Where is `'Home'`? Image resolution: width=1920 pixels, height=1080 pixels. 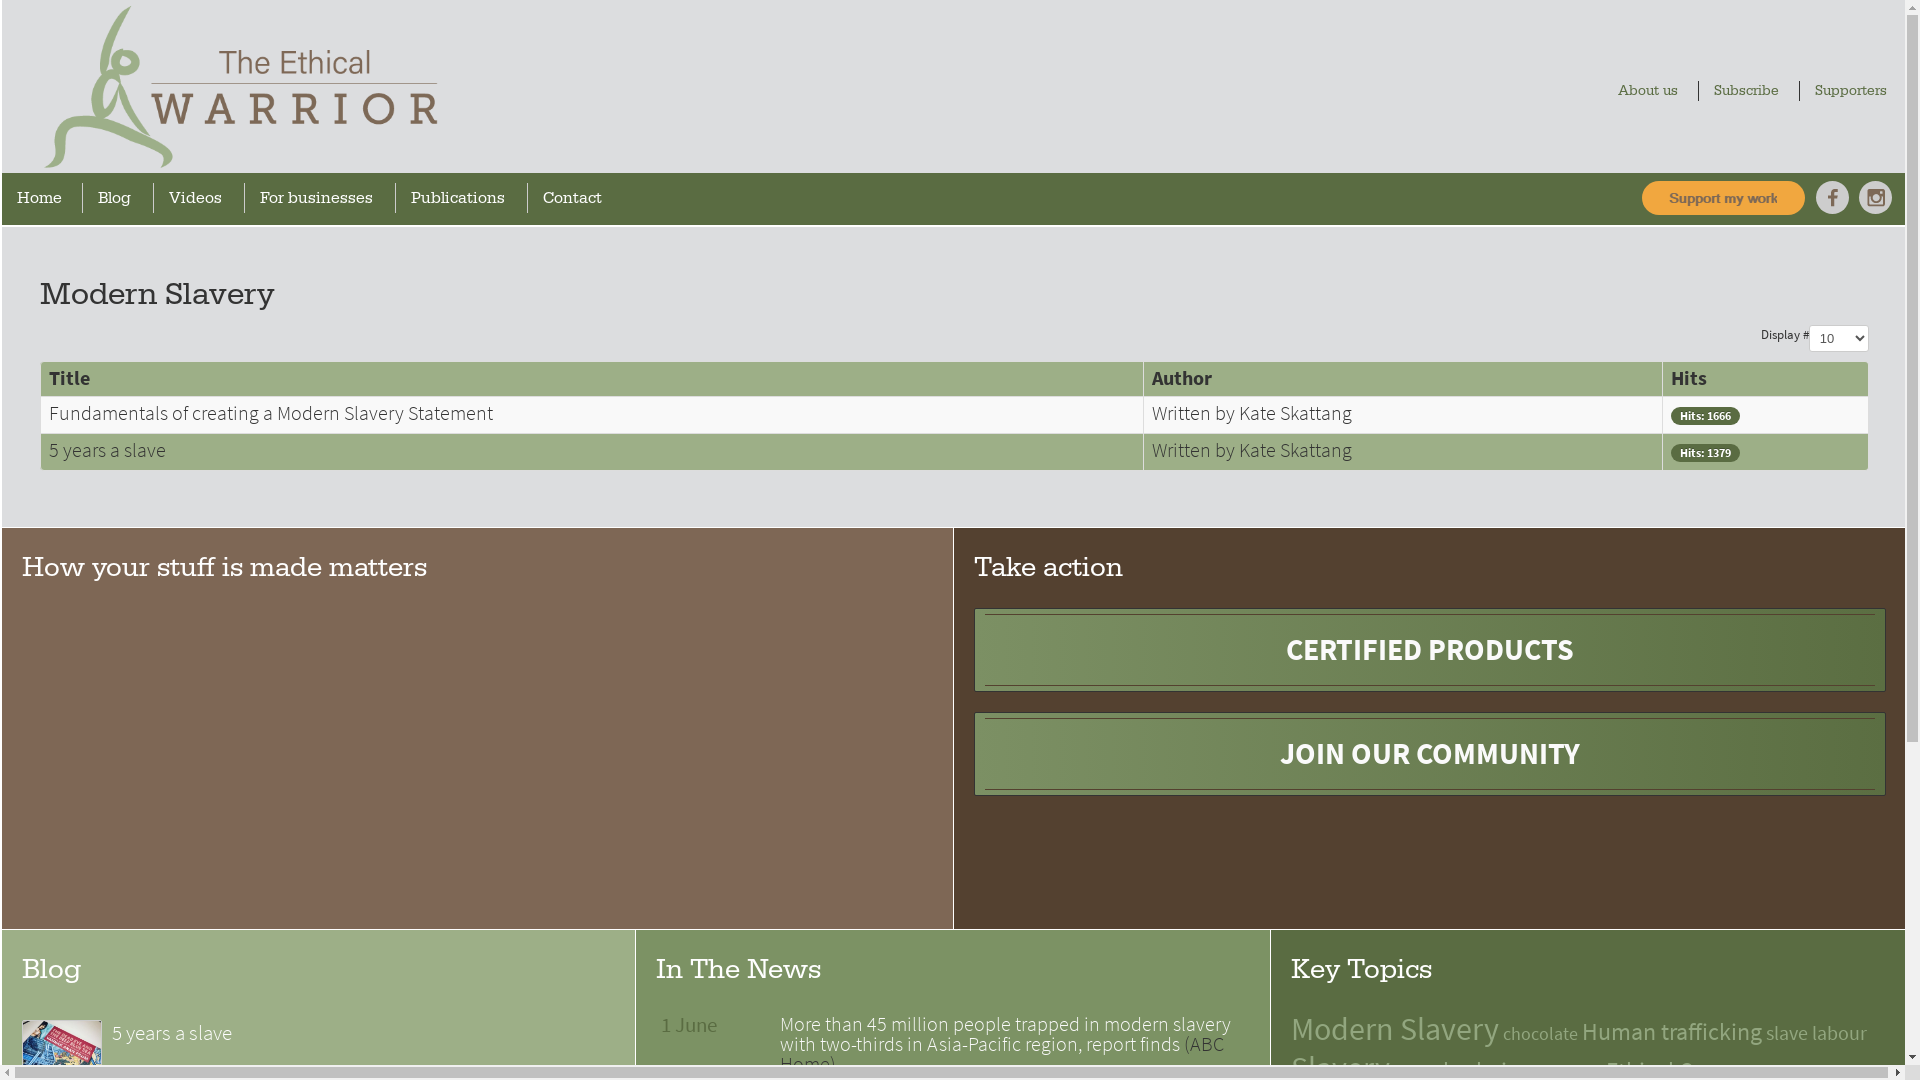
'Home' is located at coordinates (44, 197).